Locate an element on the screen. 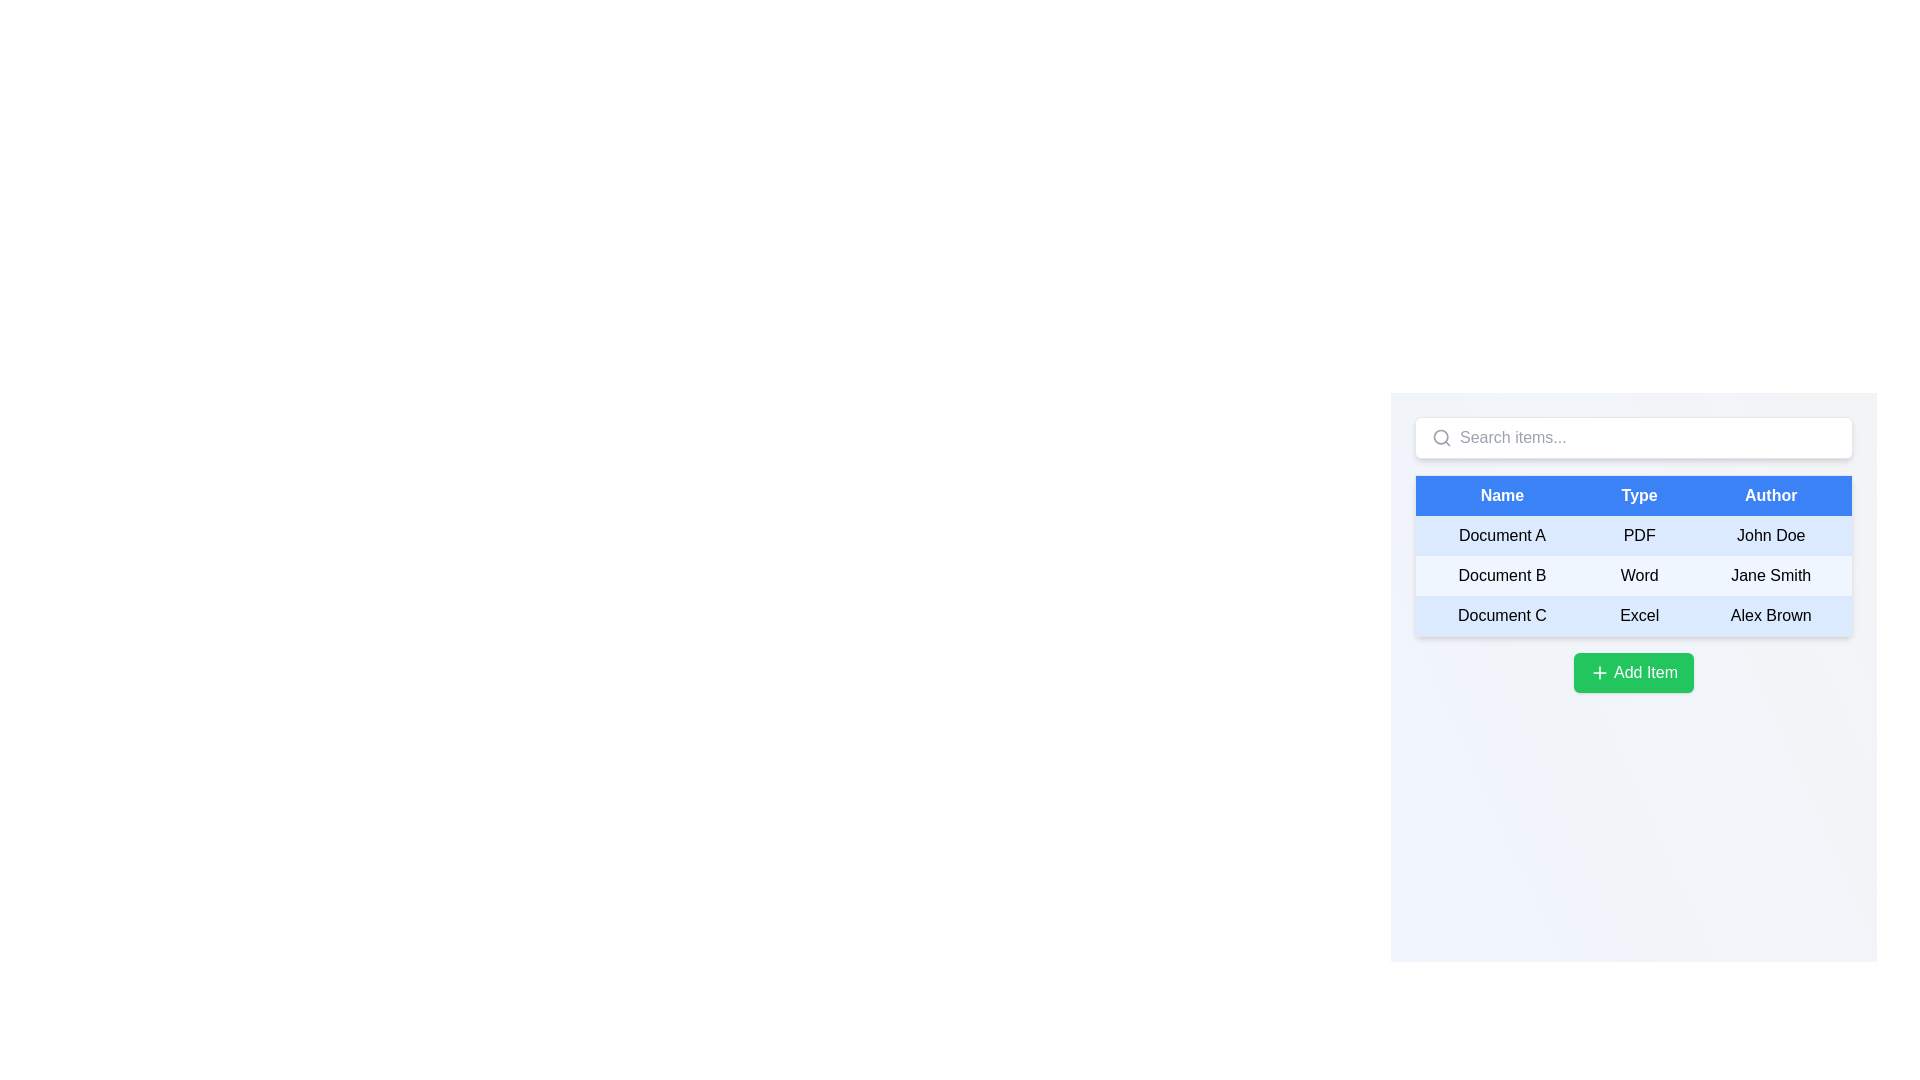 This screenshot has height=1080, width=1920. the 'Add New Item' button located below the list of documents, centered horizontally at the lower region of the visible area is located at coordinates (1633, 672).